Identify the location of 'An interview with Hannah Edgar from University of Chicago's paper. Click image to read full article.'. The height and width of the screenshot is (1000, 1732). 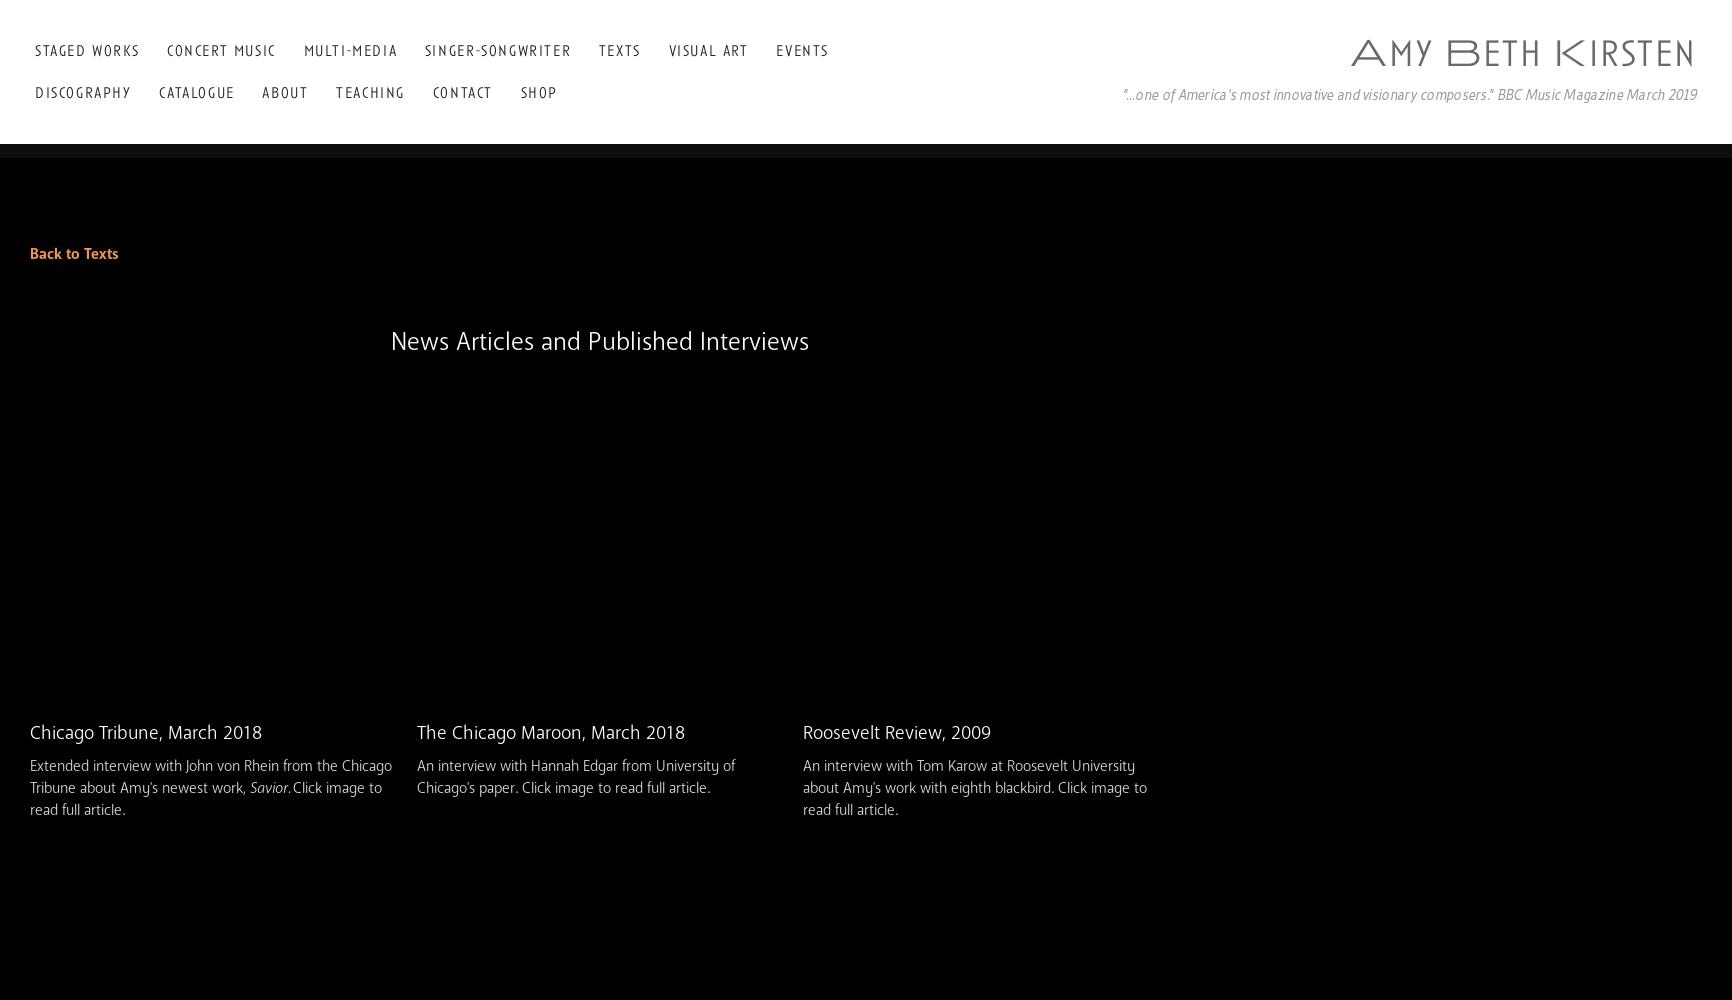
(415, 777).